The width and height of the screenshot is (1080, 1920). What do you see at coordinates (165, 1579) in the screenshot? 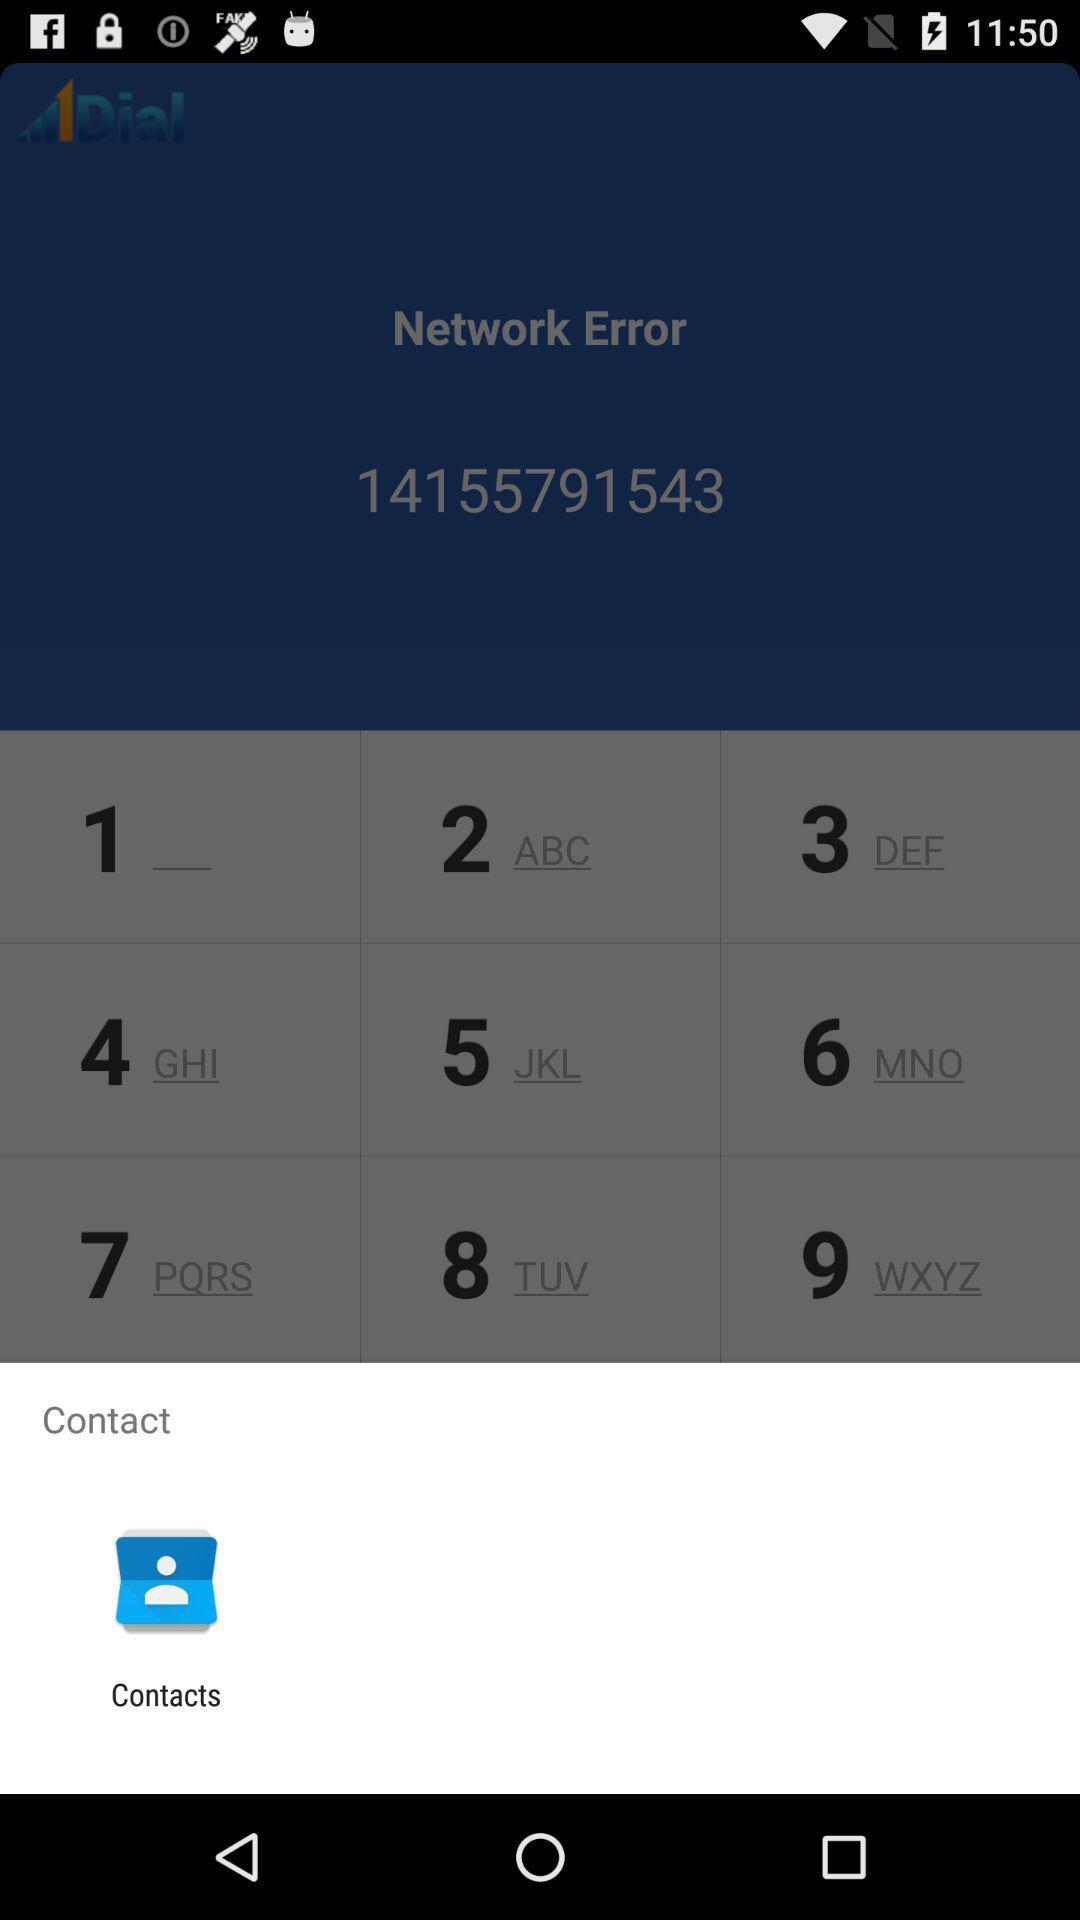
I see `the app below contact item` at bounding box center [165, 1579].